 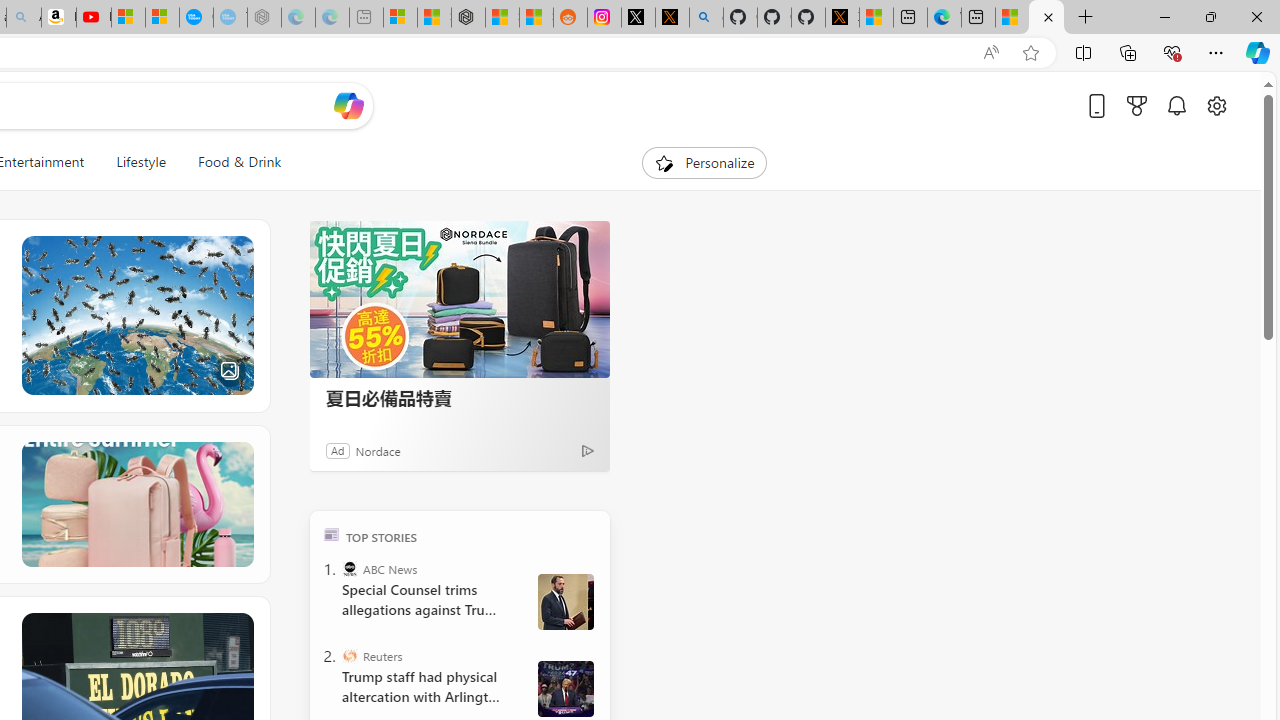 I want to click on 'Nordace - Duffels', so click(x=467, y=17).